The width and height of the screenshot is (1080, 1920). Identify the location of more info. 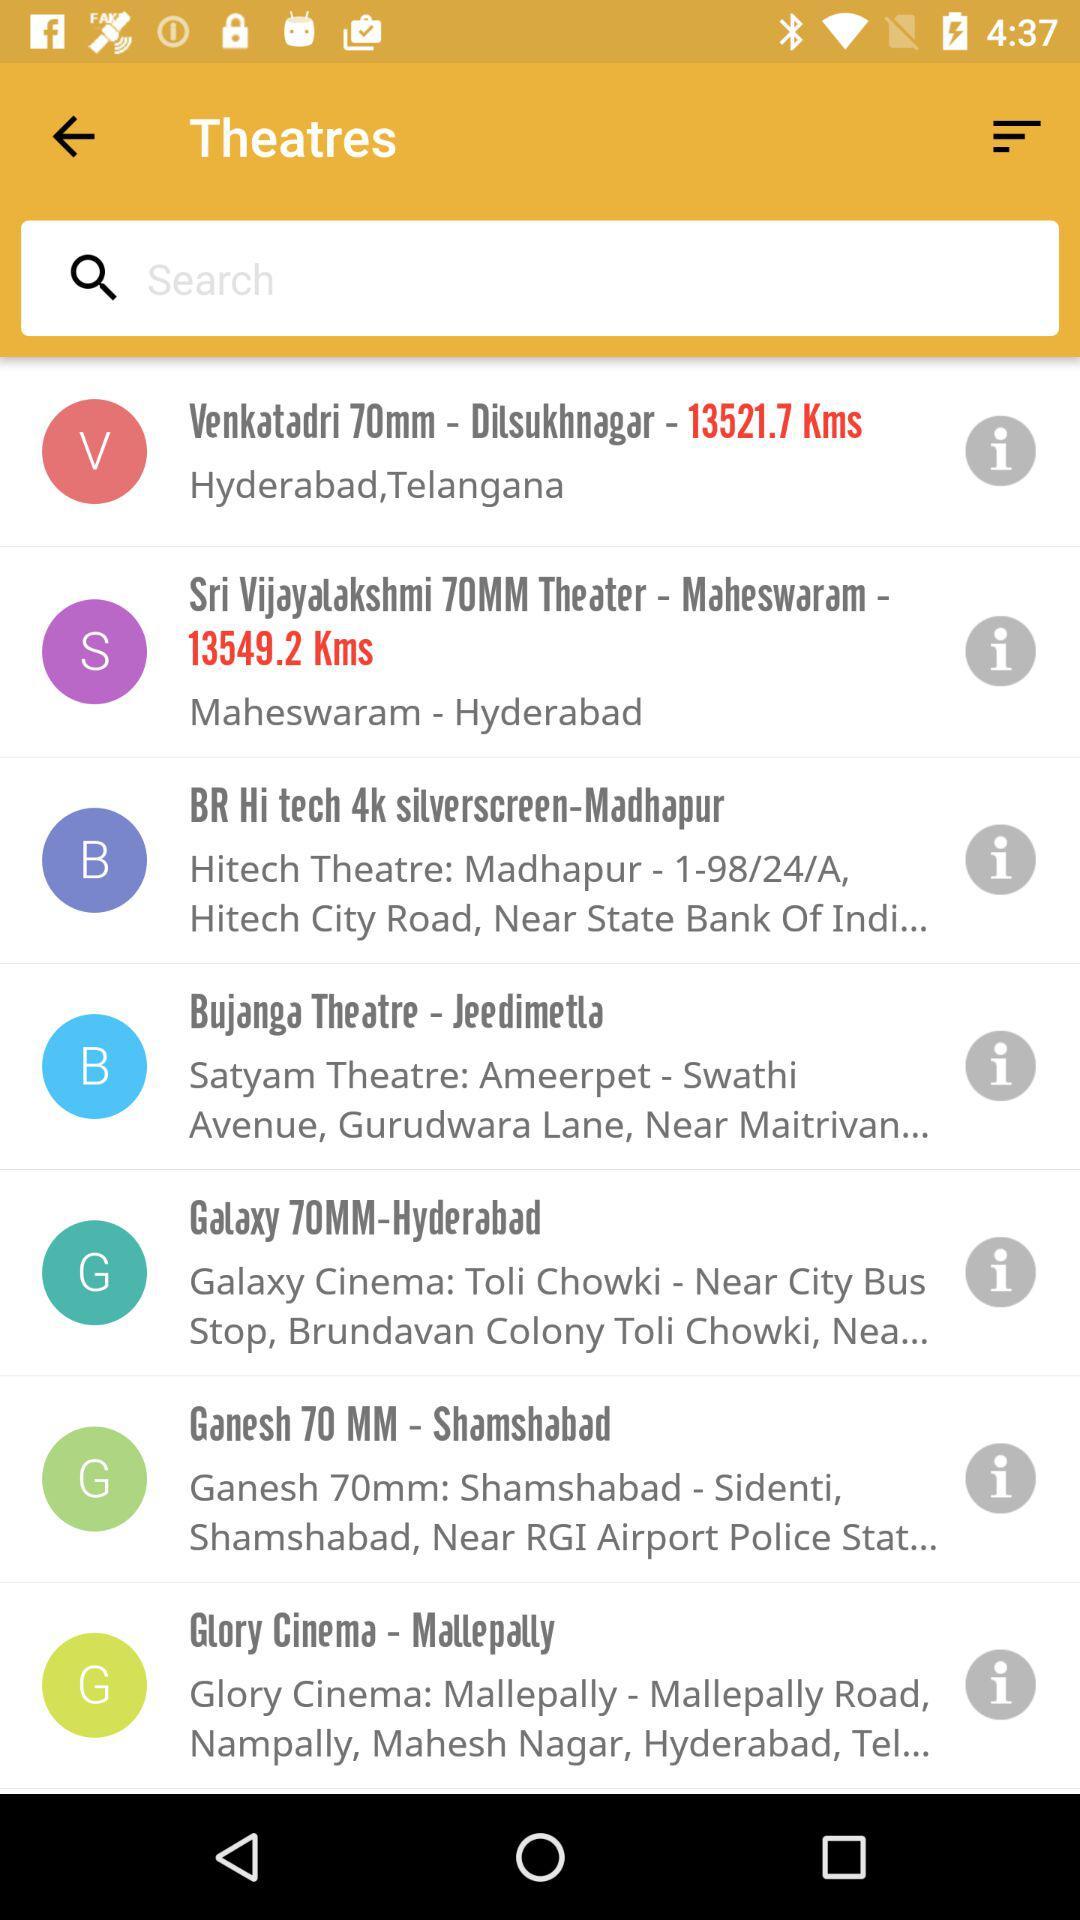
(1001, 1271).